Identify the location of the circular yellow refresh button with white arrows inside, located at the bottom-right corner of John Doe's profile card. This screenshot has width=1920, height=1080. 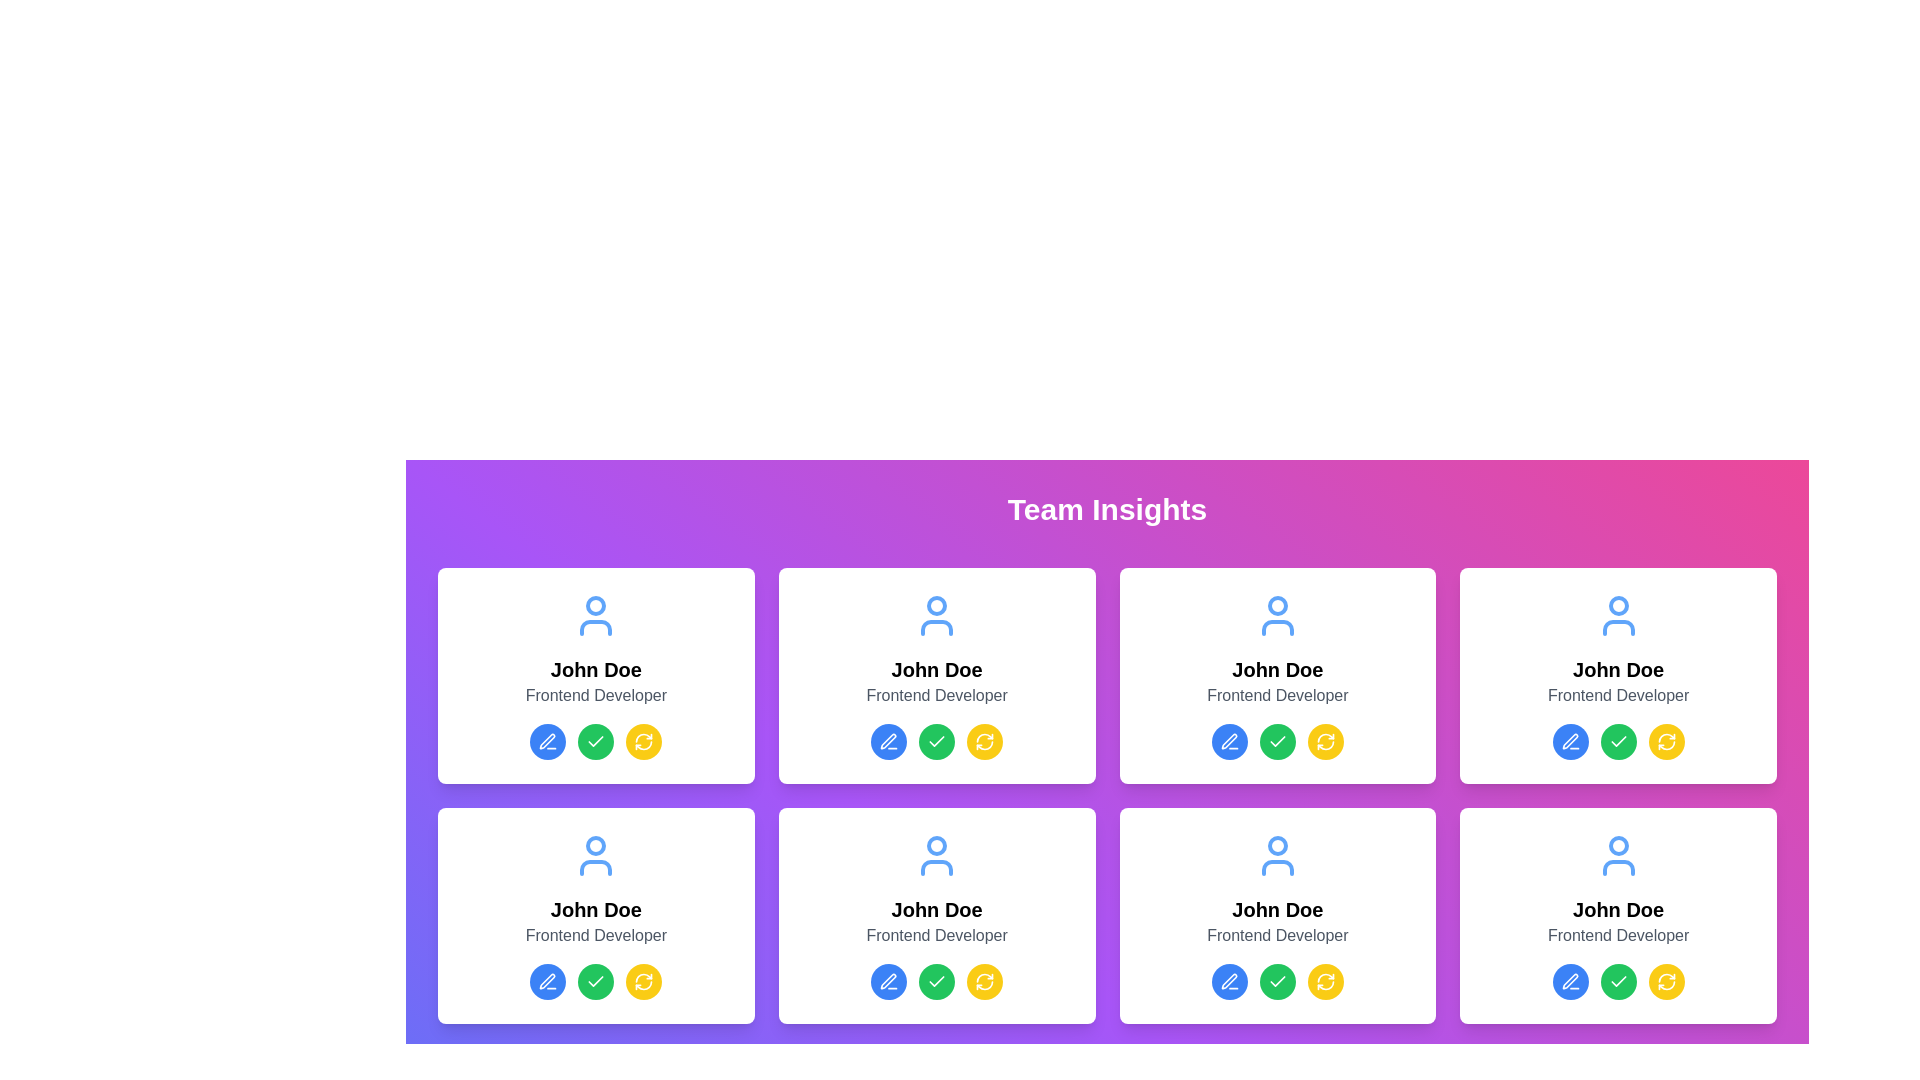
(644, 741).